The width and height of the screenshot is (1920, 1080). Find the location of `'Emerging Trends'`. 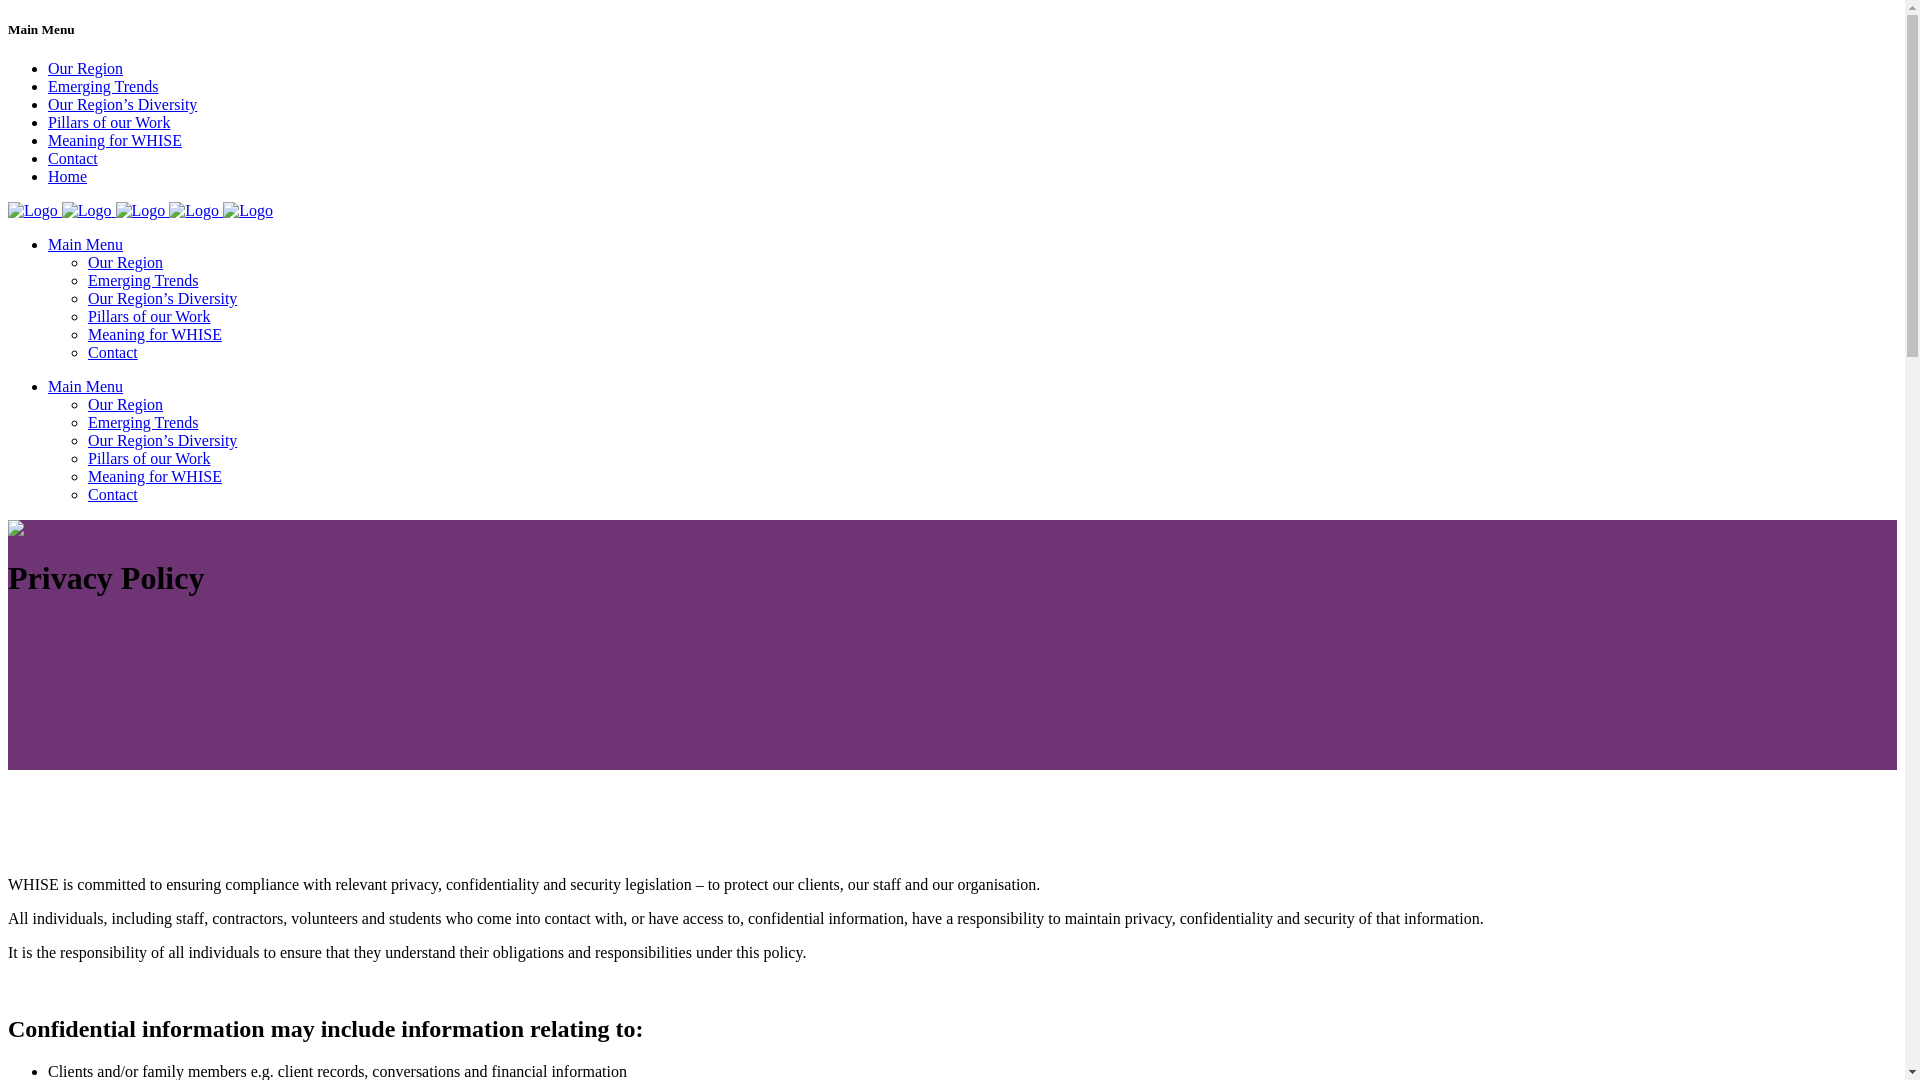

'Emerging Trends' is located at coordinates (101, 85).